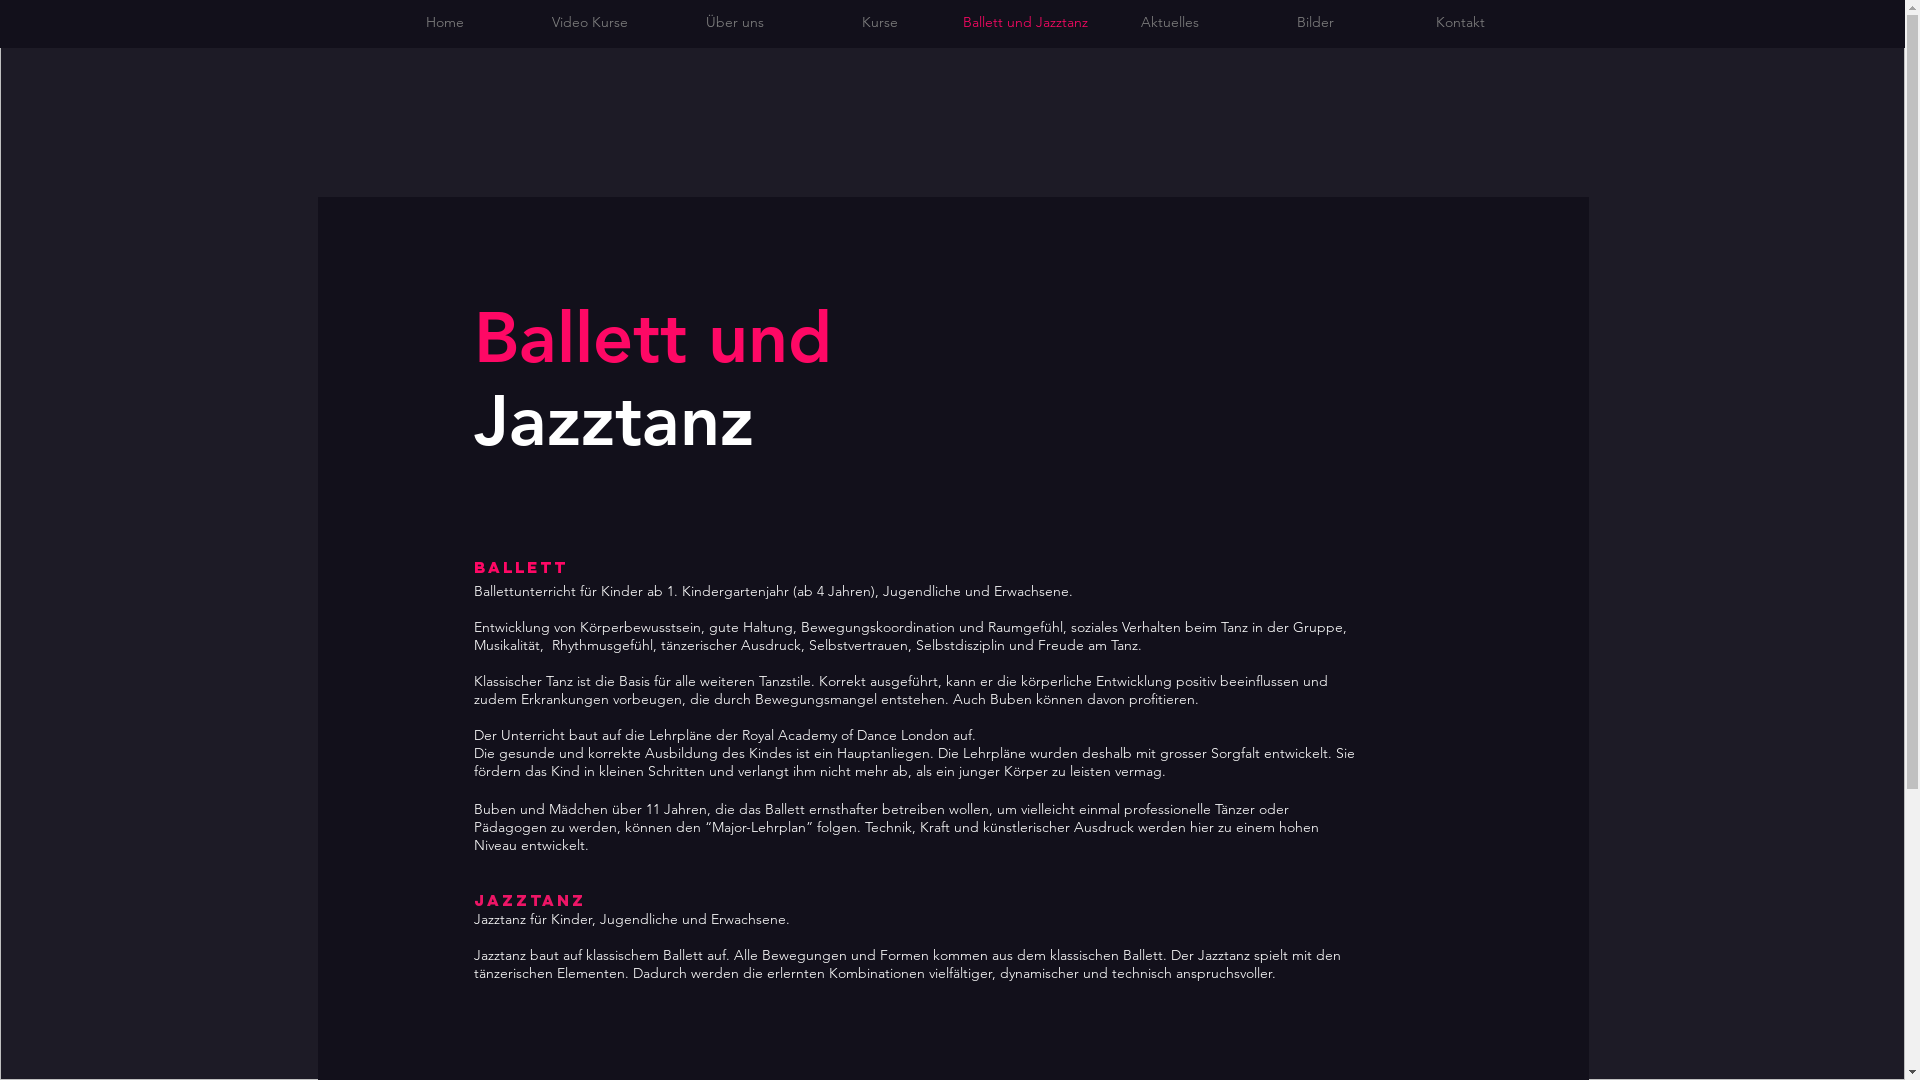  I want to click on 'Kurse', so click(880, 22).